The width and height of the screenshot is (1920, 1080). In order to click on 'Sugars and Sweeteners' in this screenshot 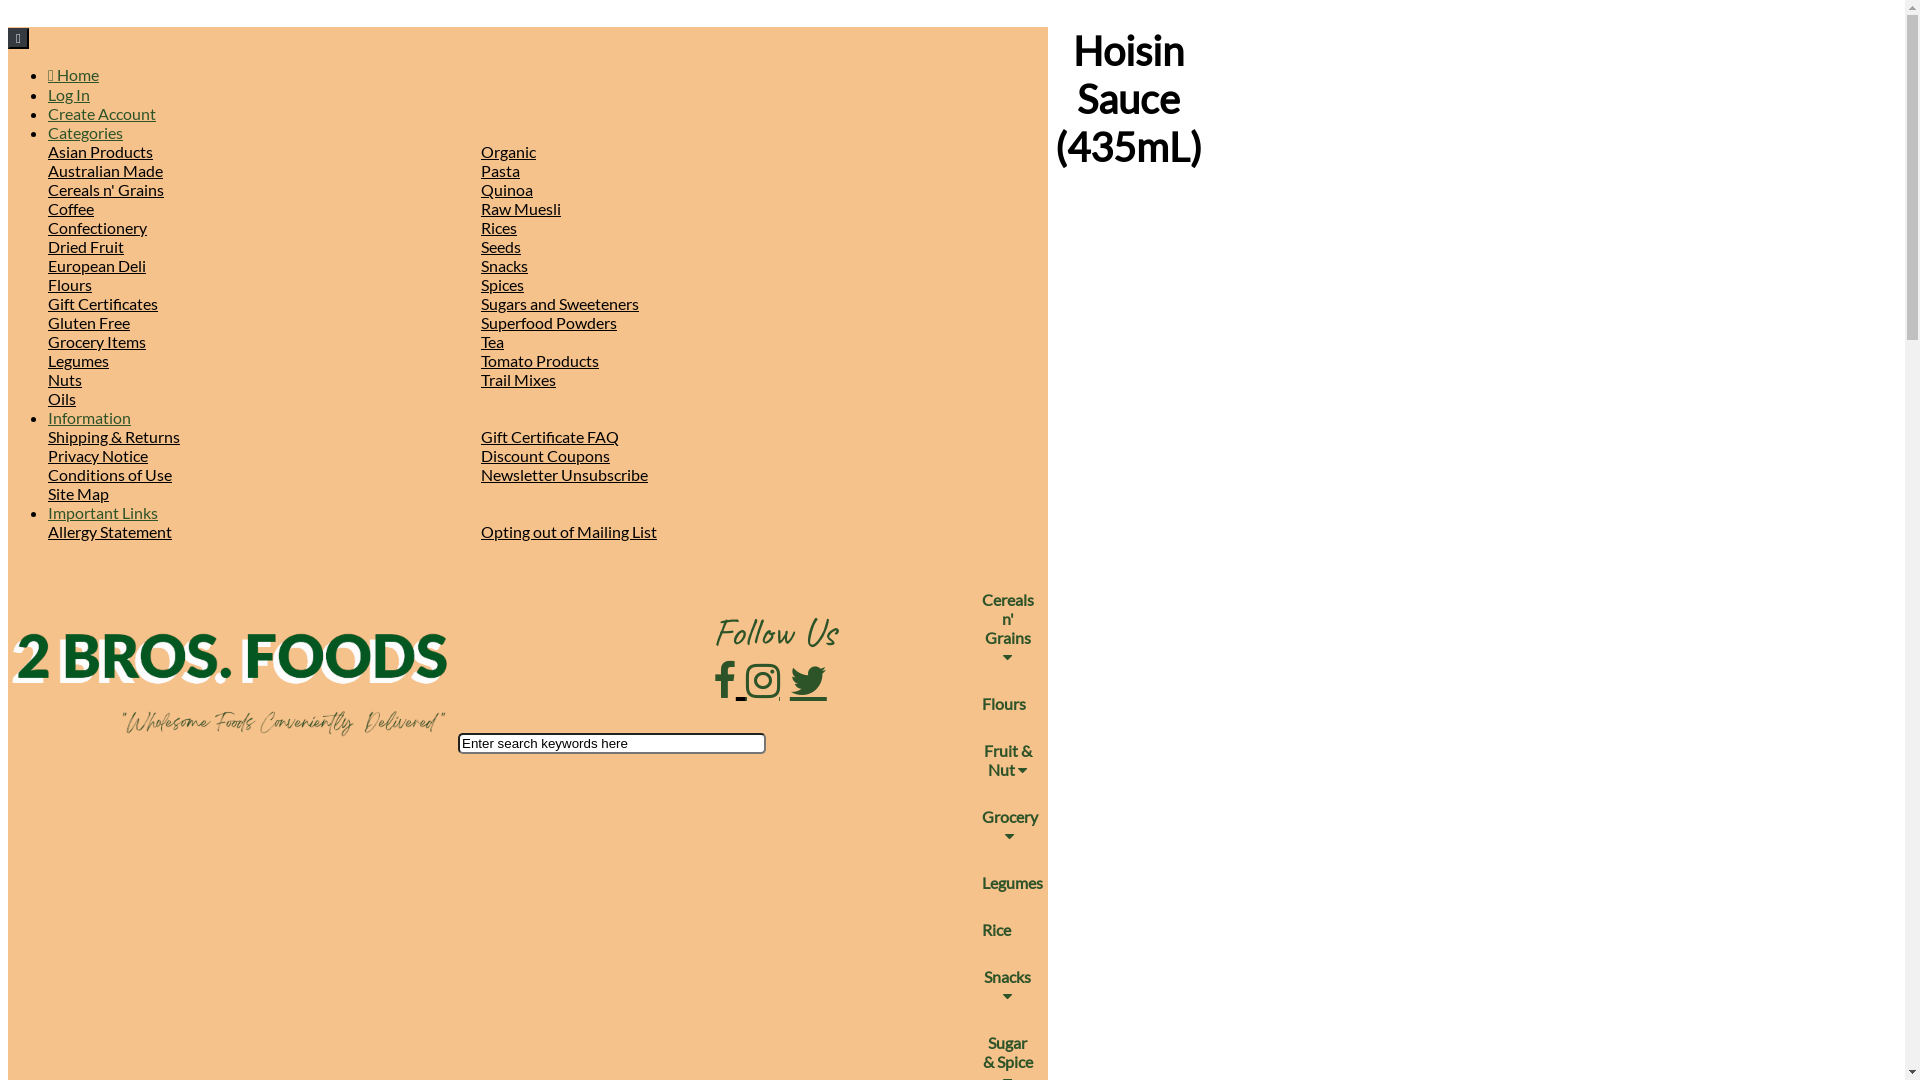, I will do `click(560, 303)`.